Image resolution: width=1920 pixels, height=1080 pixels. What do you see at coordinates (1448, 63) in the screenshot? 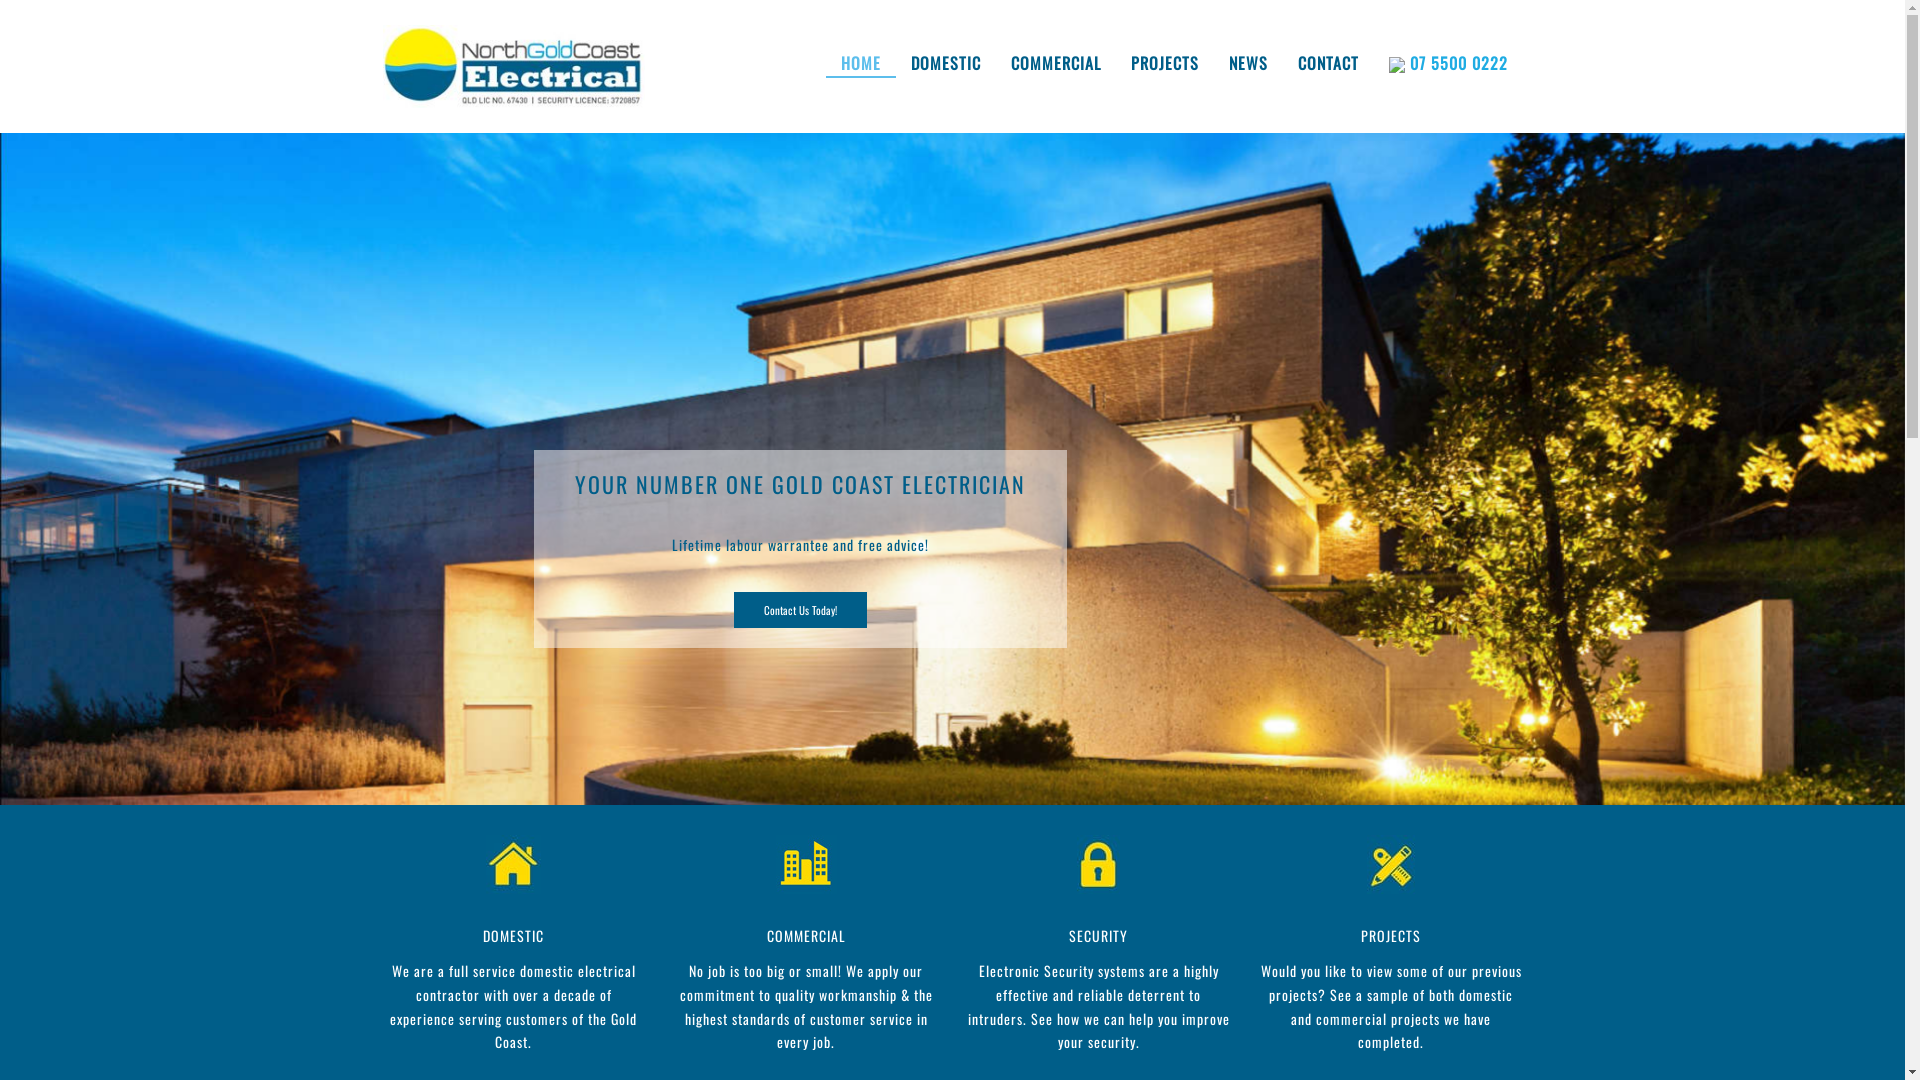
I see `'07 5500 0222'` at bounding box center [1448, 63].